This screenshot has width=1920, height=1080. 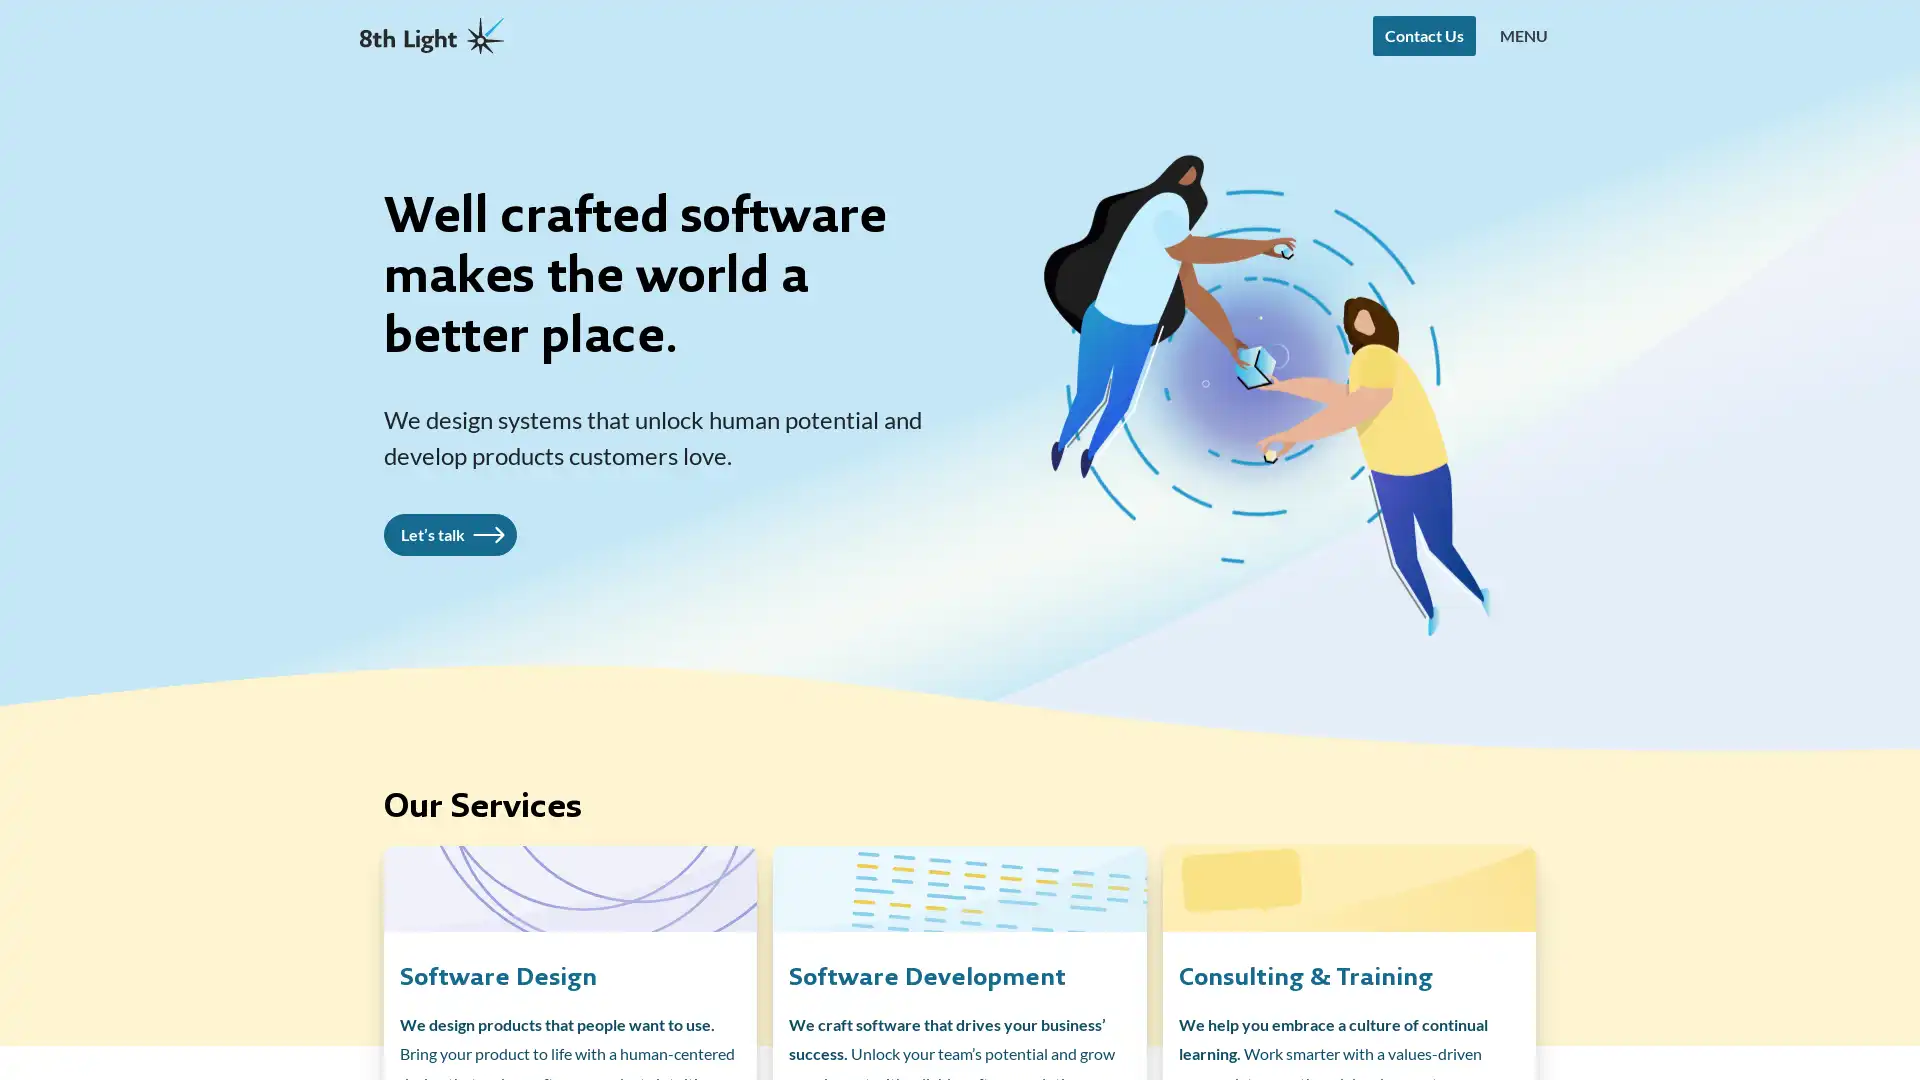 I want to click on MENU, so click(x=1522, y=35).